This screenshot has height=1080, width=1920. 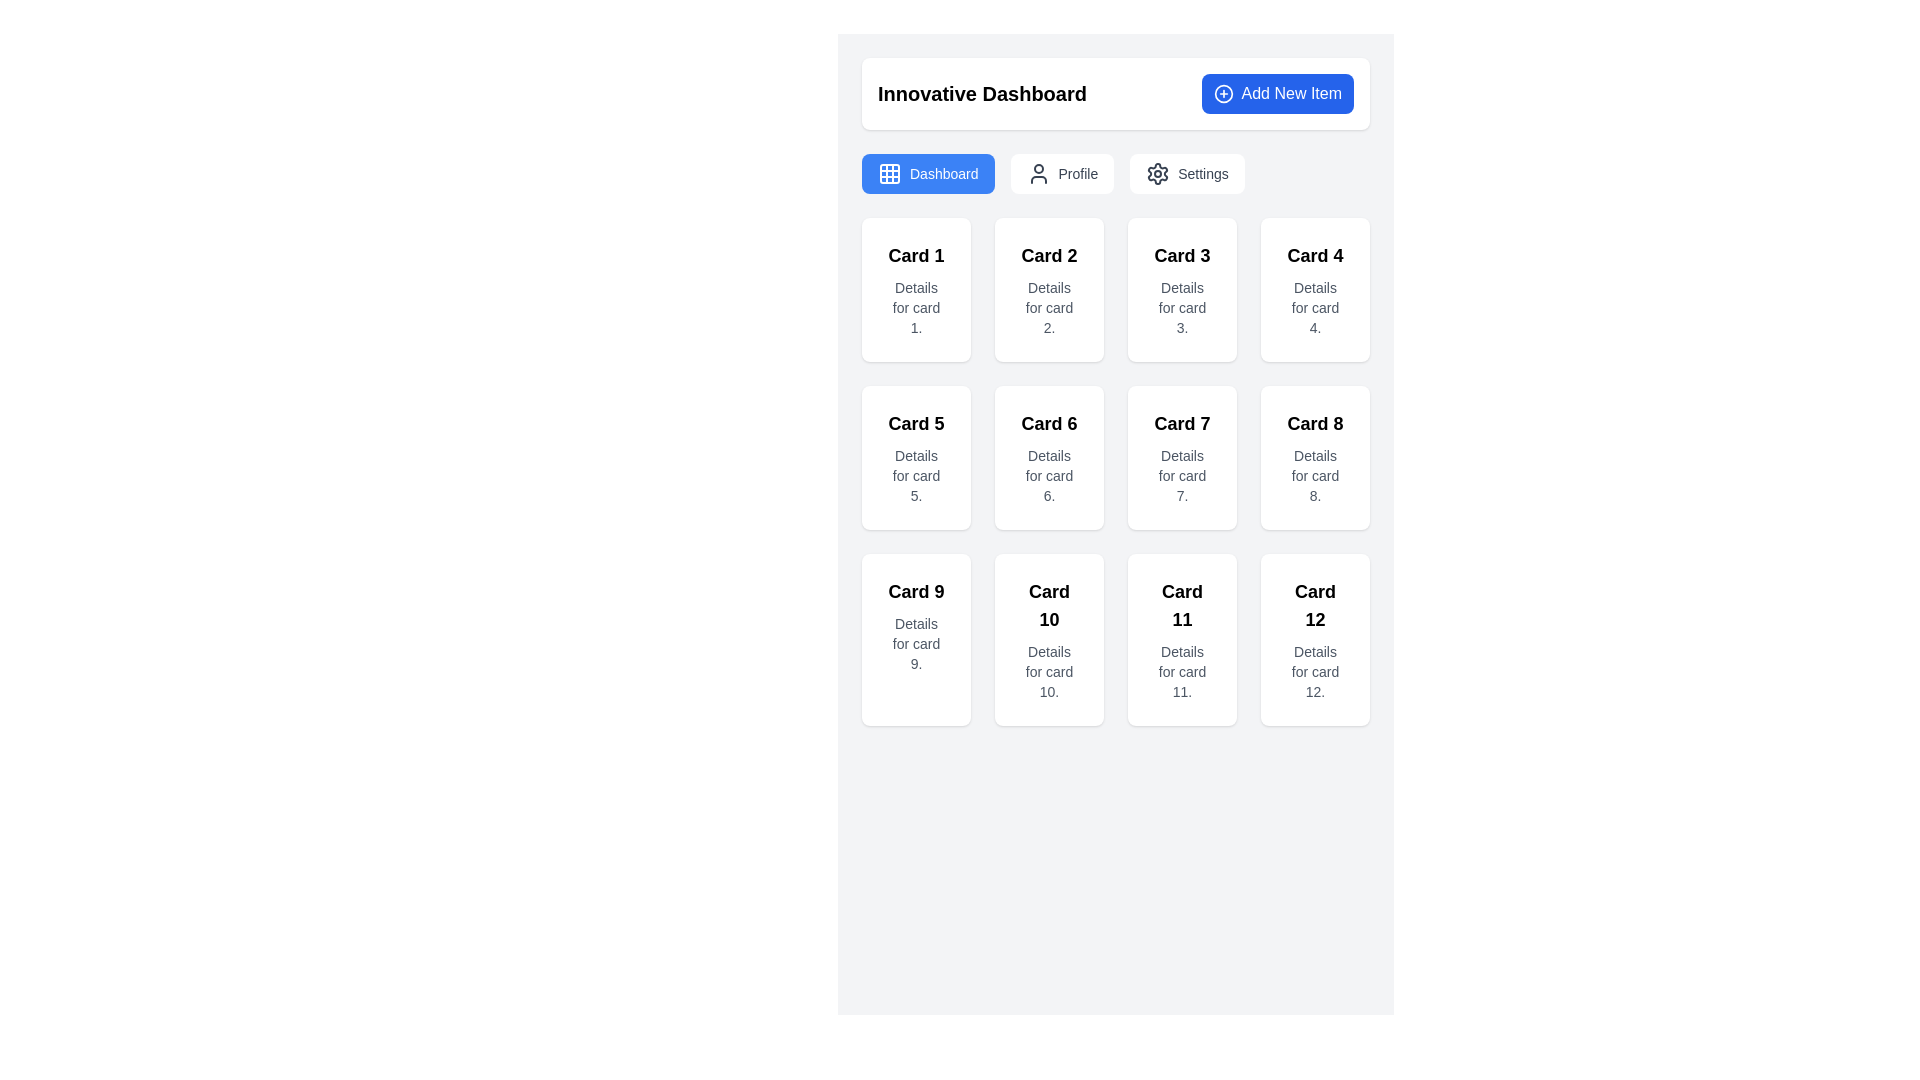 What do you see at coordinates (1077, 172) in the screenshot?
I see `the 'Profile' text label, which is styled with medium font weight and located centrally in the top navigation bar, positioned to the right of a user profile icon` at bounding box center [1077, 172].